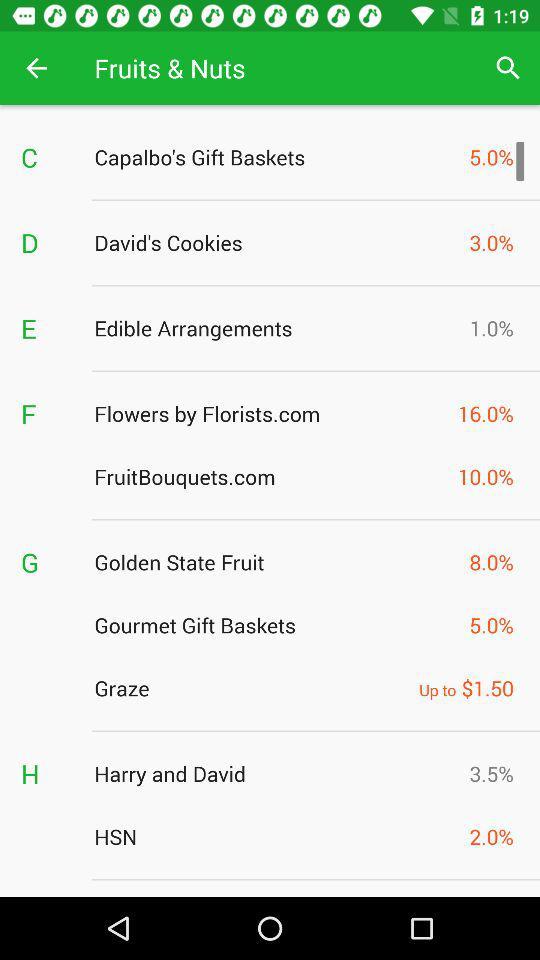 The image size is (540, 960). Describe the element at coordinates (270, 476) in the screenshot. I see `fruitbouquets.com item` at that location.